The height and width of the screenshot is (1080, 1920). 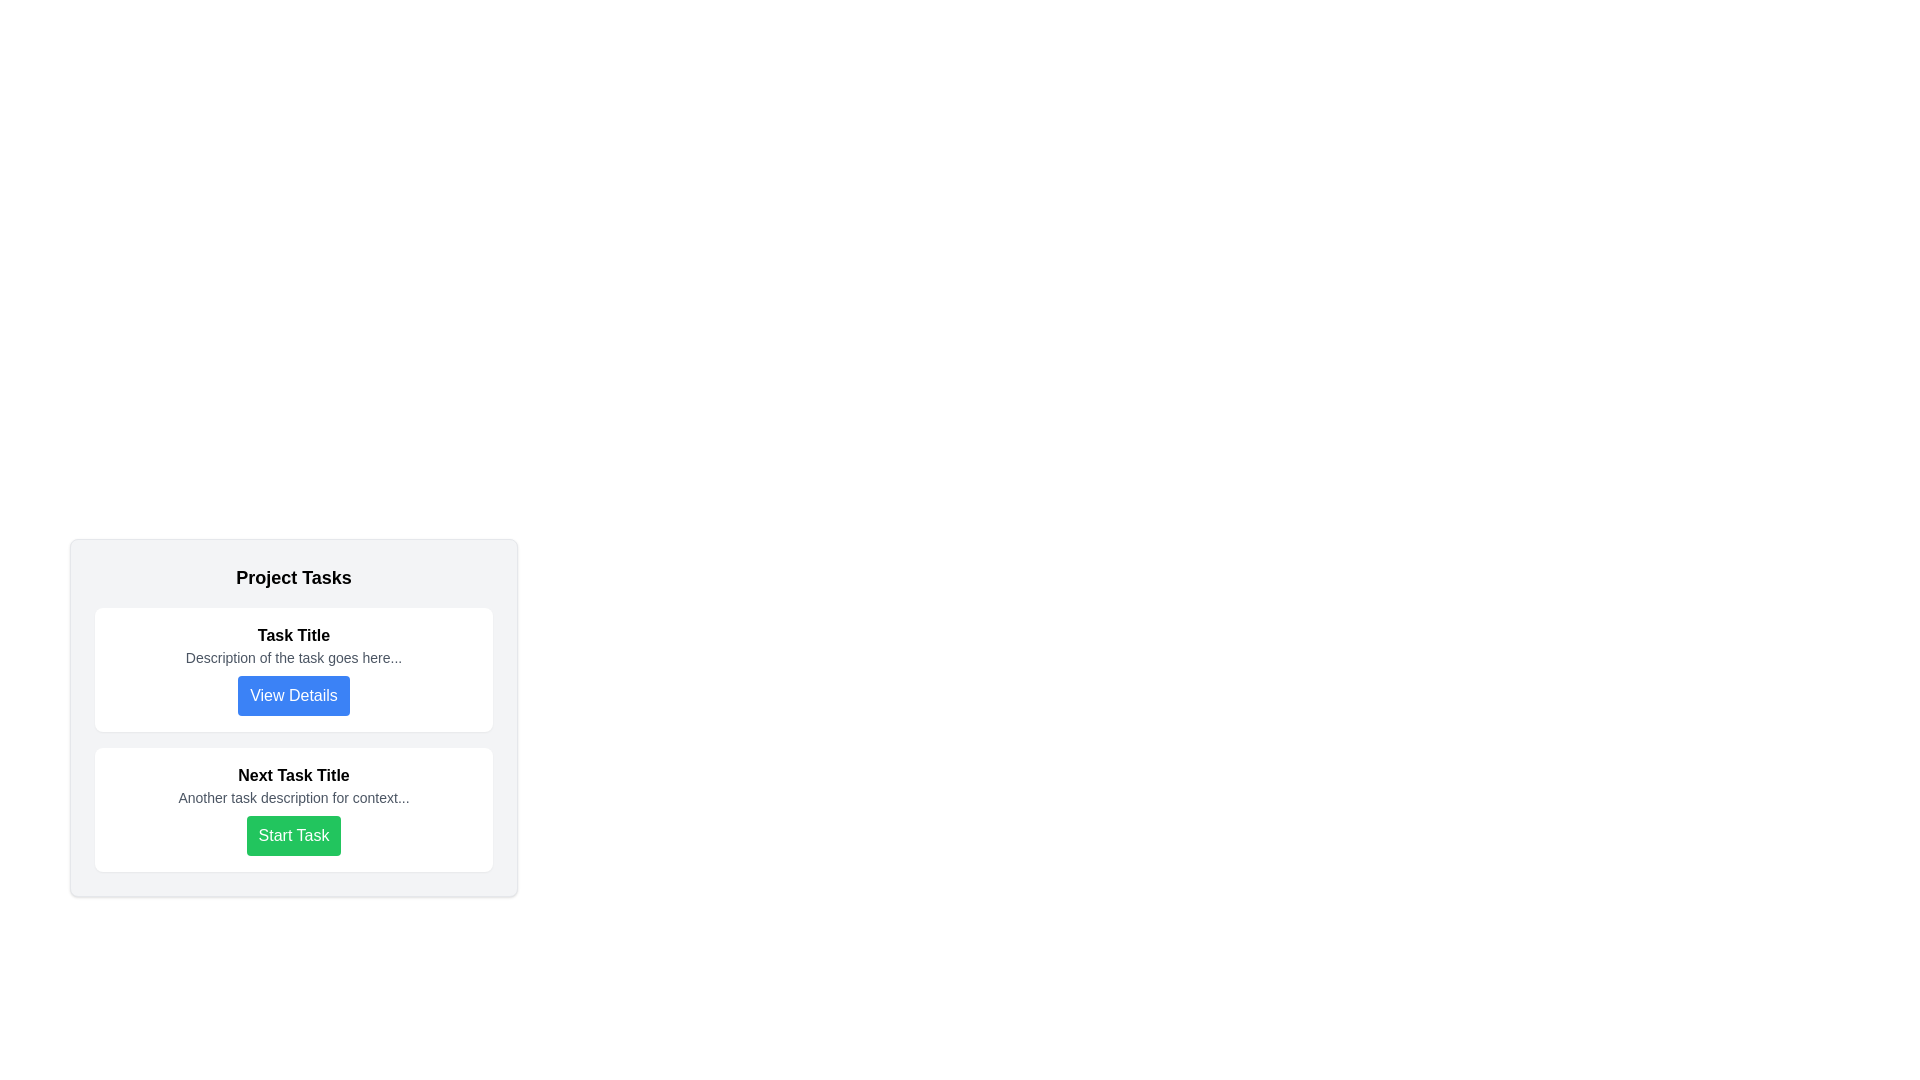 I want to click on the blue rectangular button labeled 'View Details' to animate or change its color, so click(x=292, y=694).